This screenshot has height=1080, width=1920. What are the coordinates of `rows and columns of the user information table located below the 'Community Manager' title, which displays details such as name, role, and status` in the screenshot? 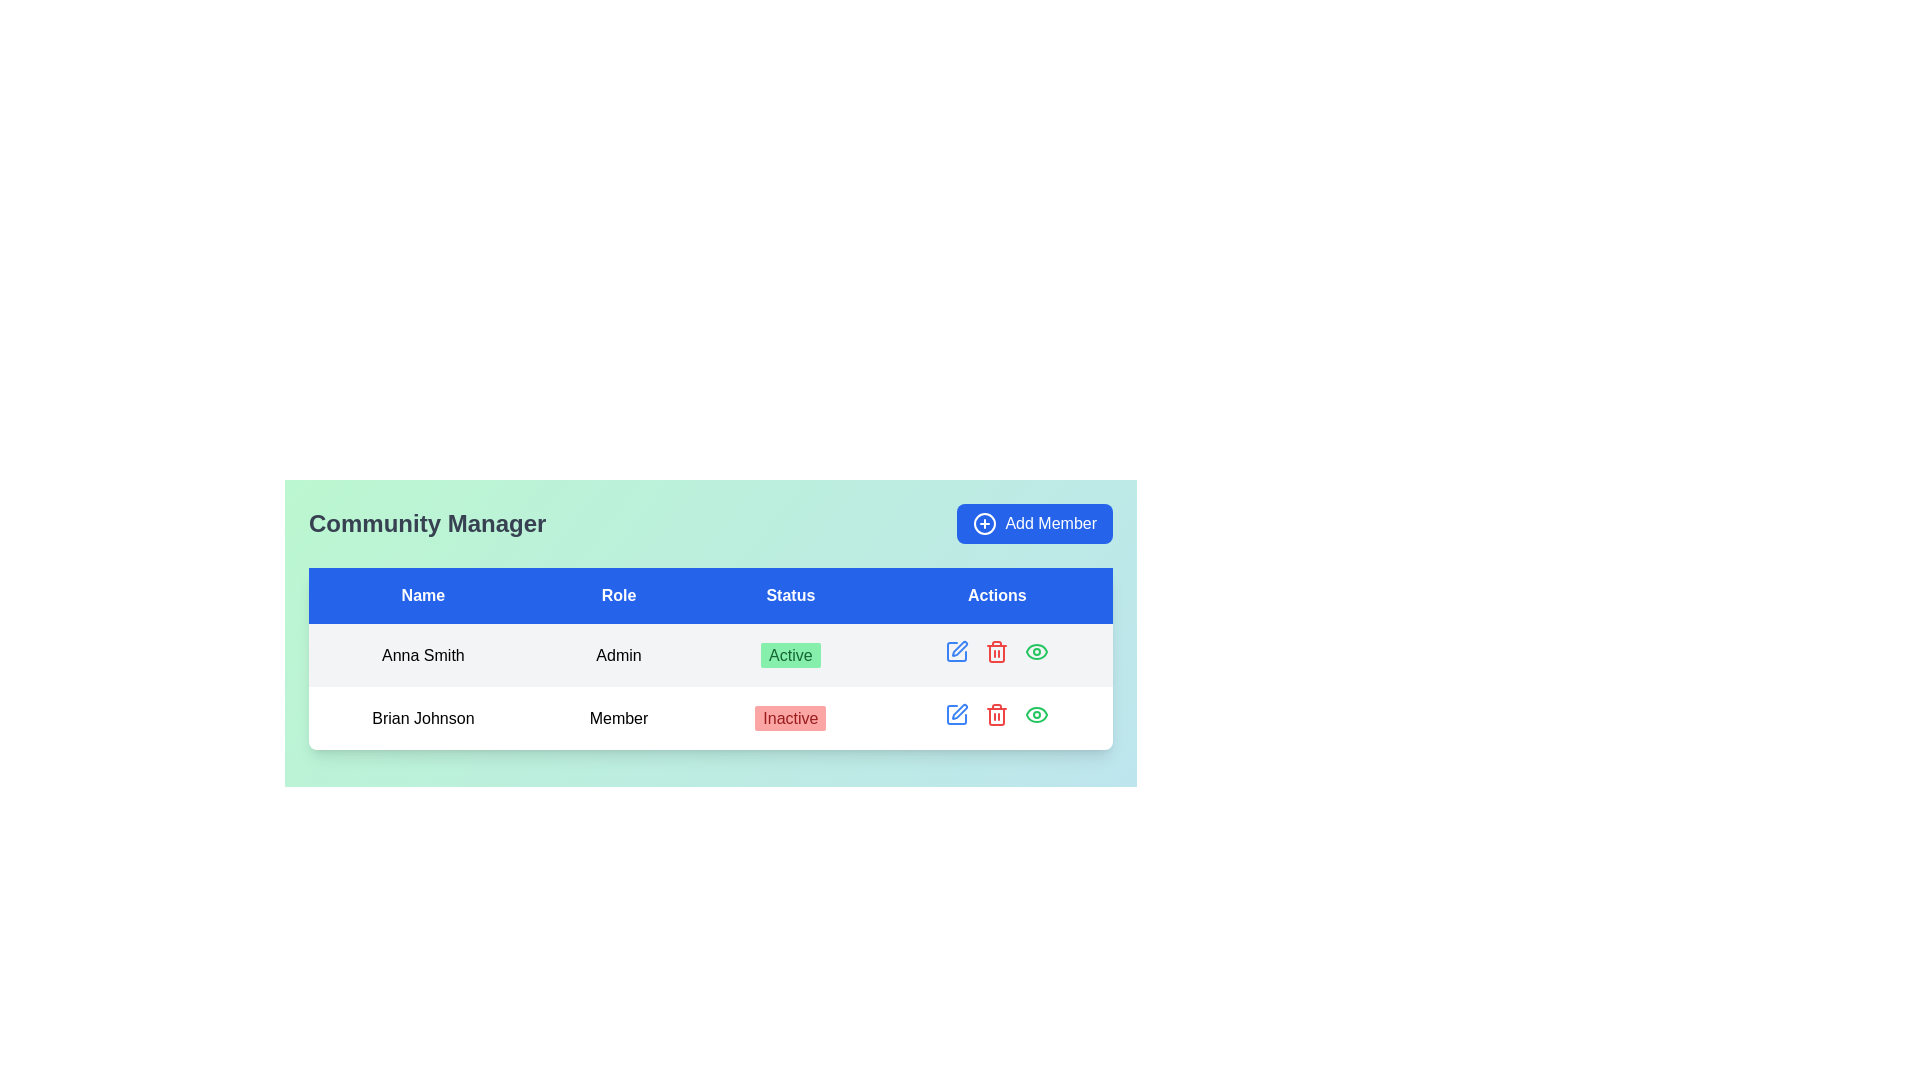 It's located at (710, 659).